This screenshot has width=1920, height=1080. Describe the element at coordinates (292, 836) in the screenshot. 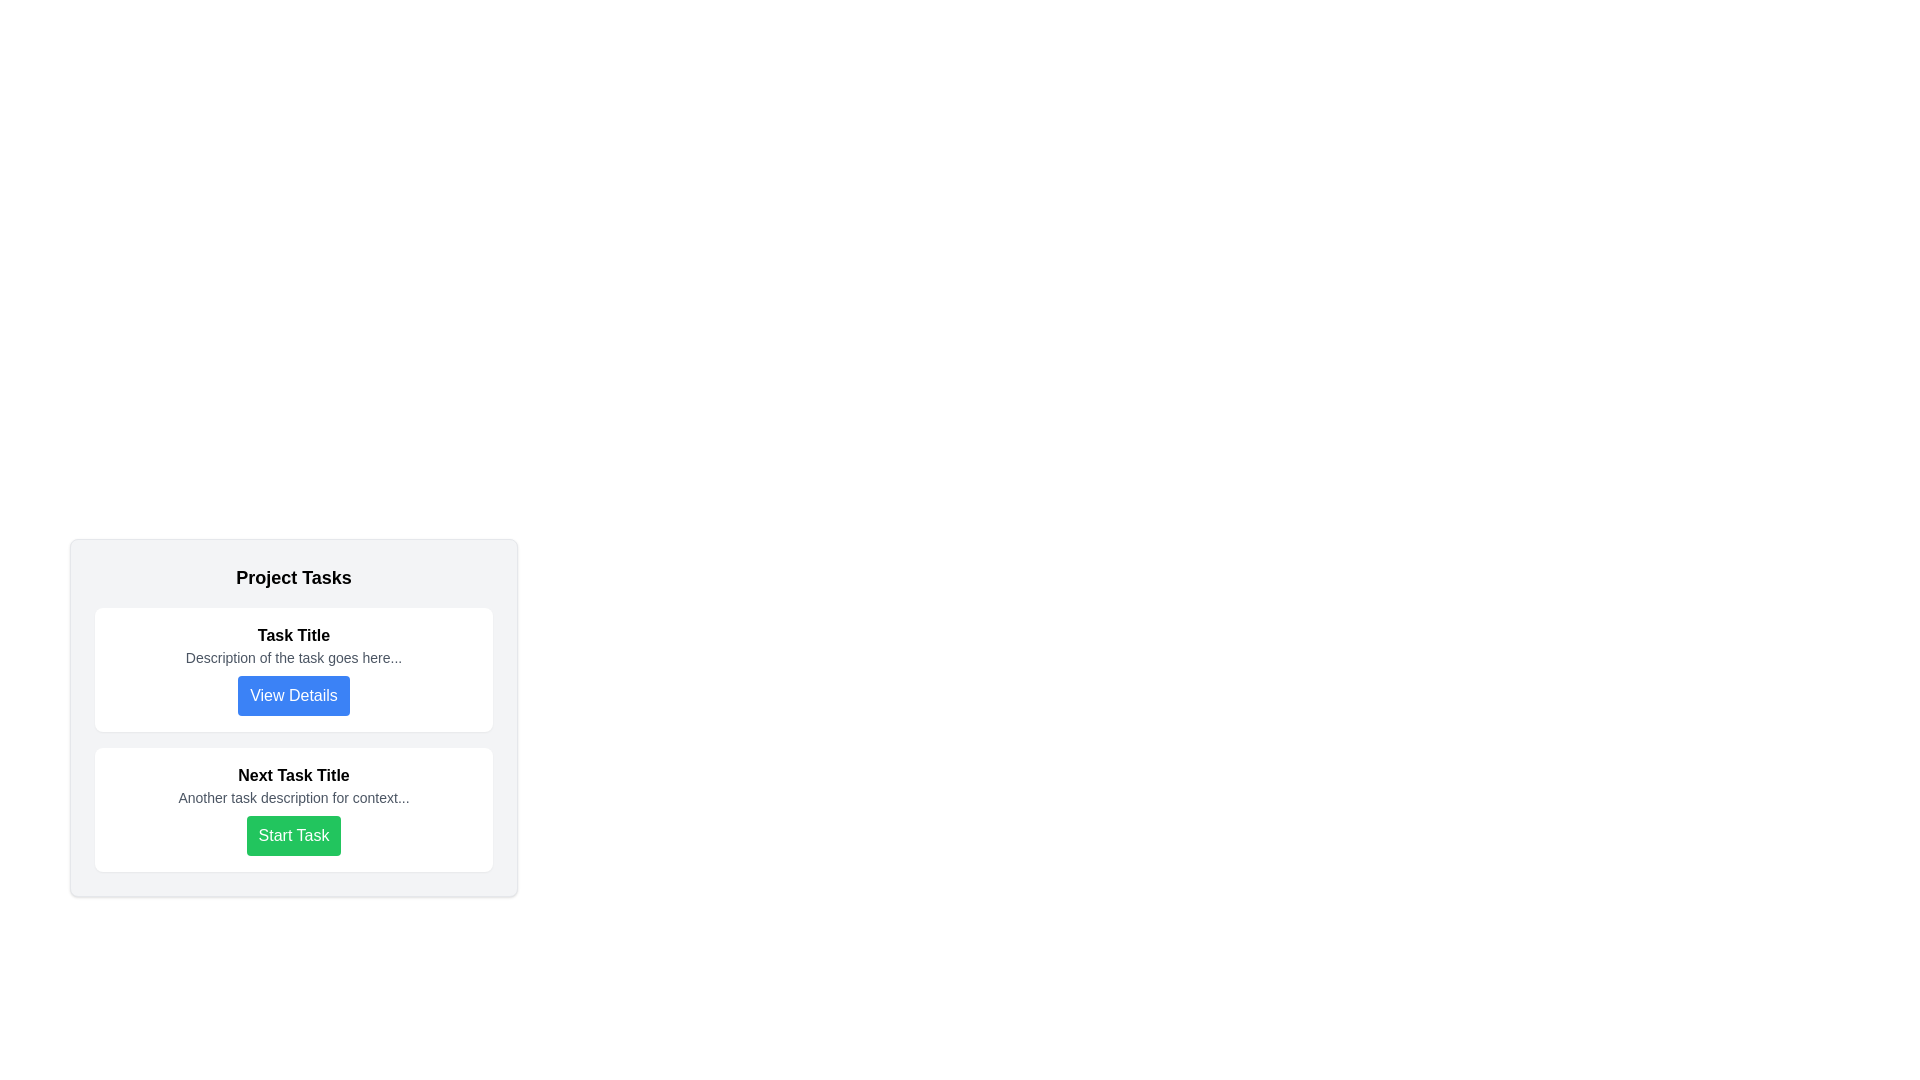

I see `the 'Start Task' button with a green background and white text located at the bottom of the task card labeled 'Next Task Title'` at that location.